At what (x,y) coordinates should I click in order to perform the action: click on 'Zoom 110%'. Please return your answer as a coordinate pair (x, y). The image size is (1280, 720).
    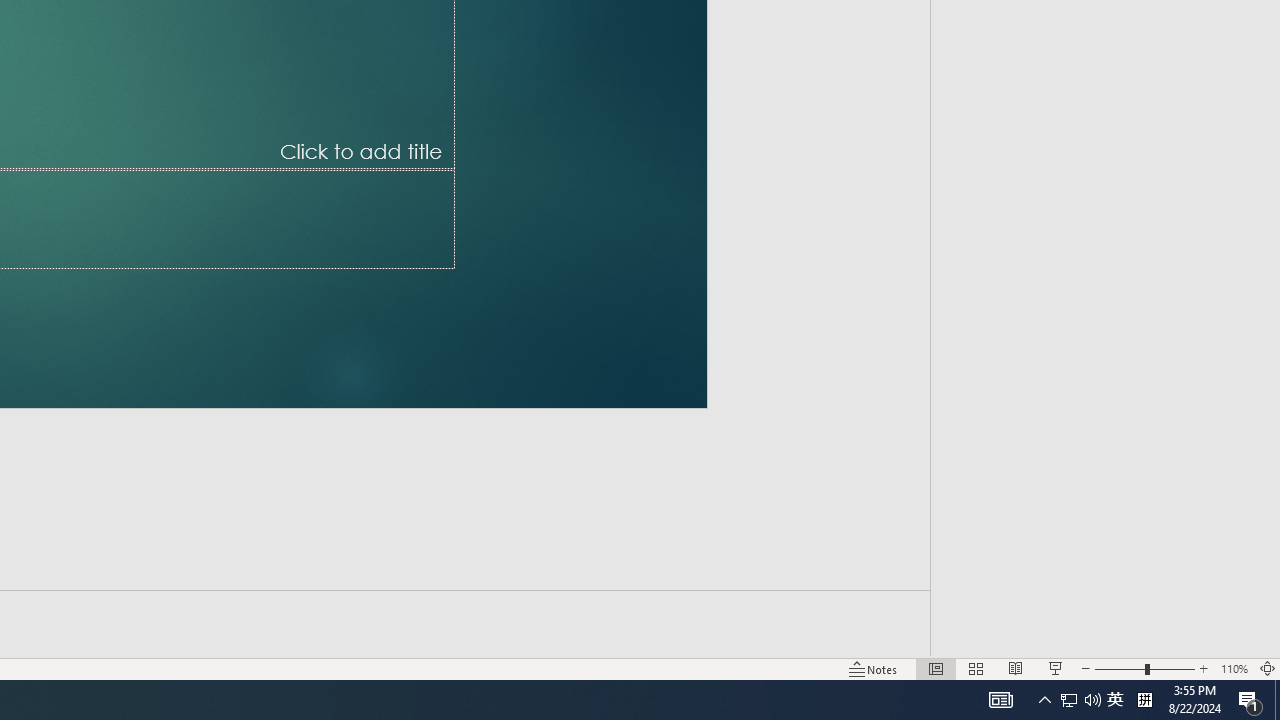
    Looking at the image, I should click on (1233, 669).